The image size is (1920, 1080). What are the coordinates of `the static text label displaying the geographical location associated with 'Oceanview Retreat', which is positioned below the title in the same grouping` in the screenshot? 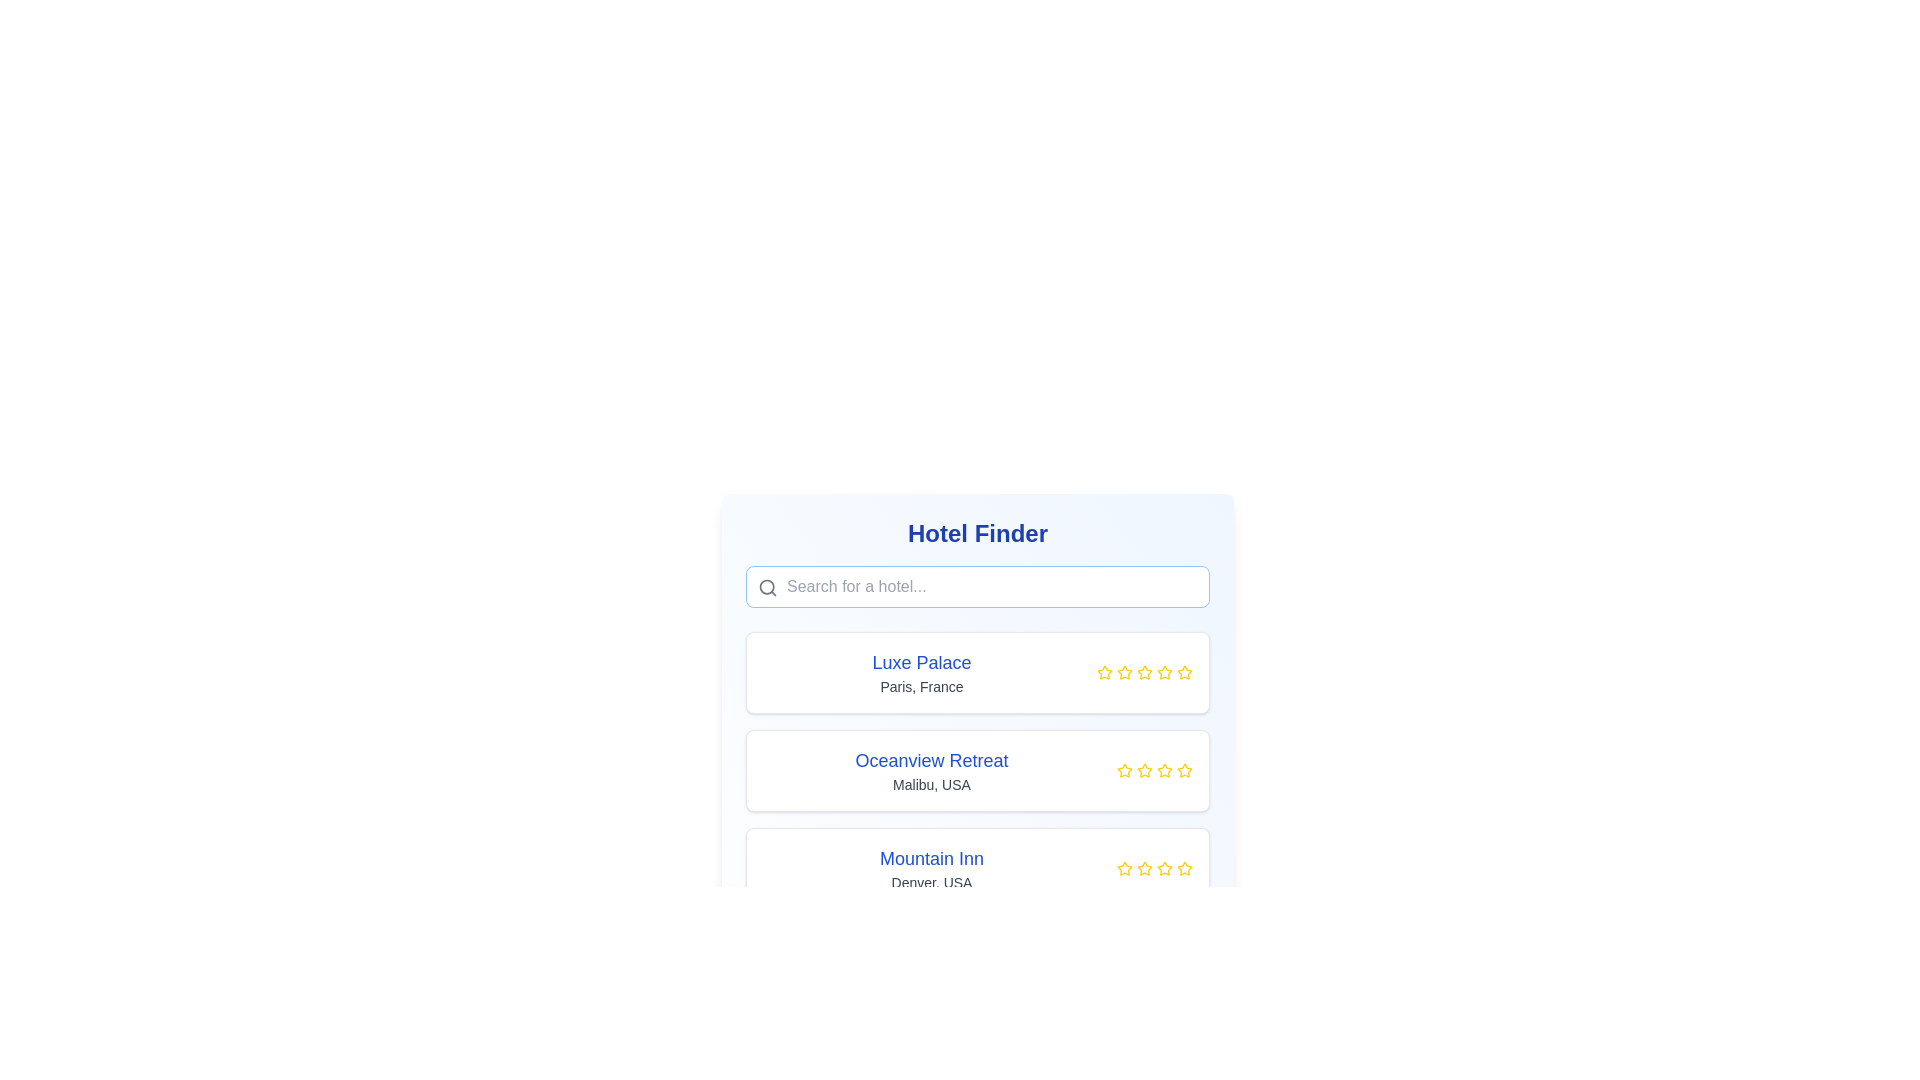 It's located at (930, 784).